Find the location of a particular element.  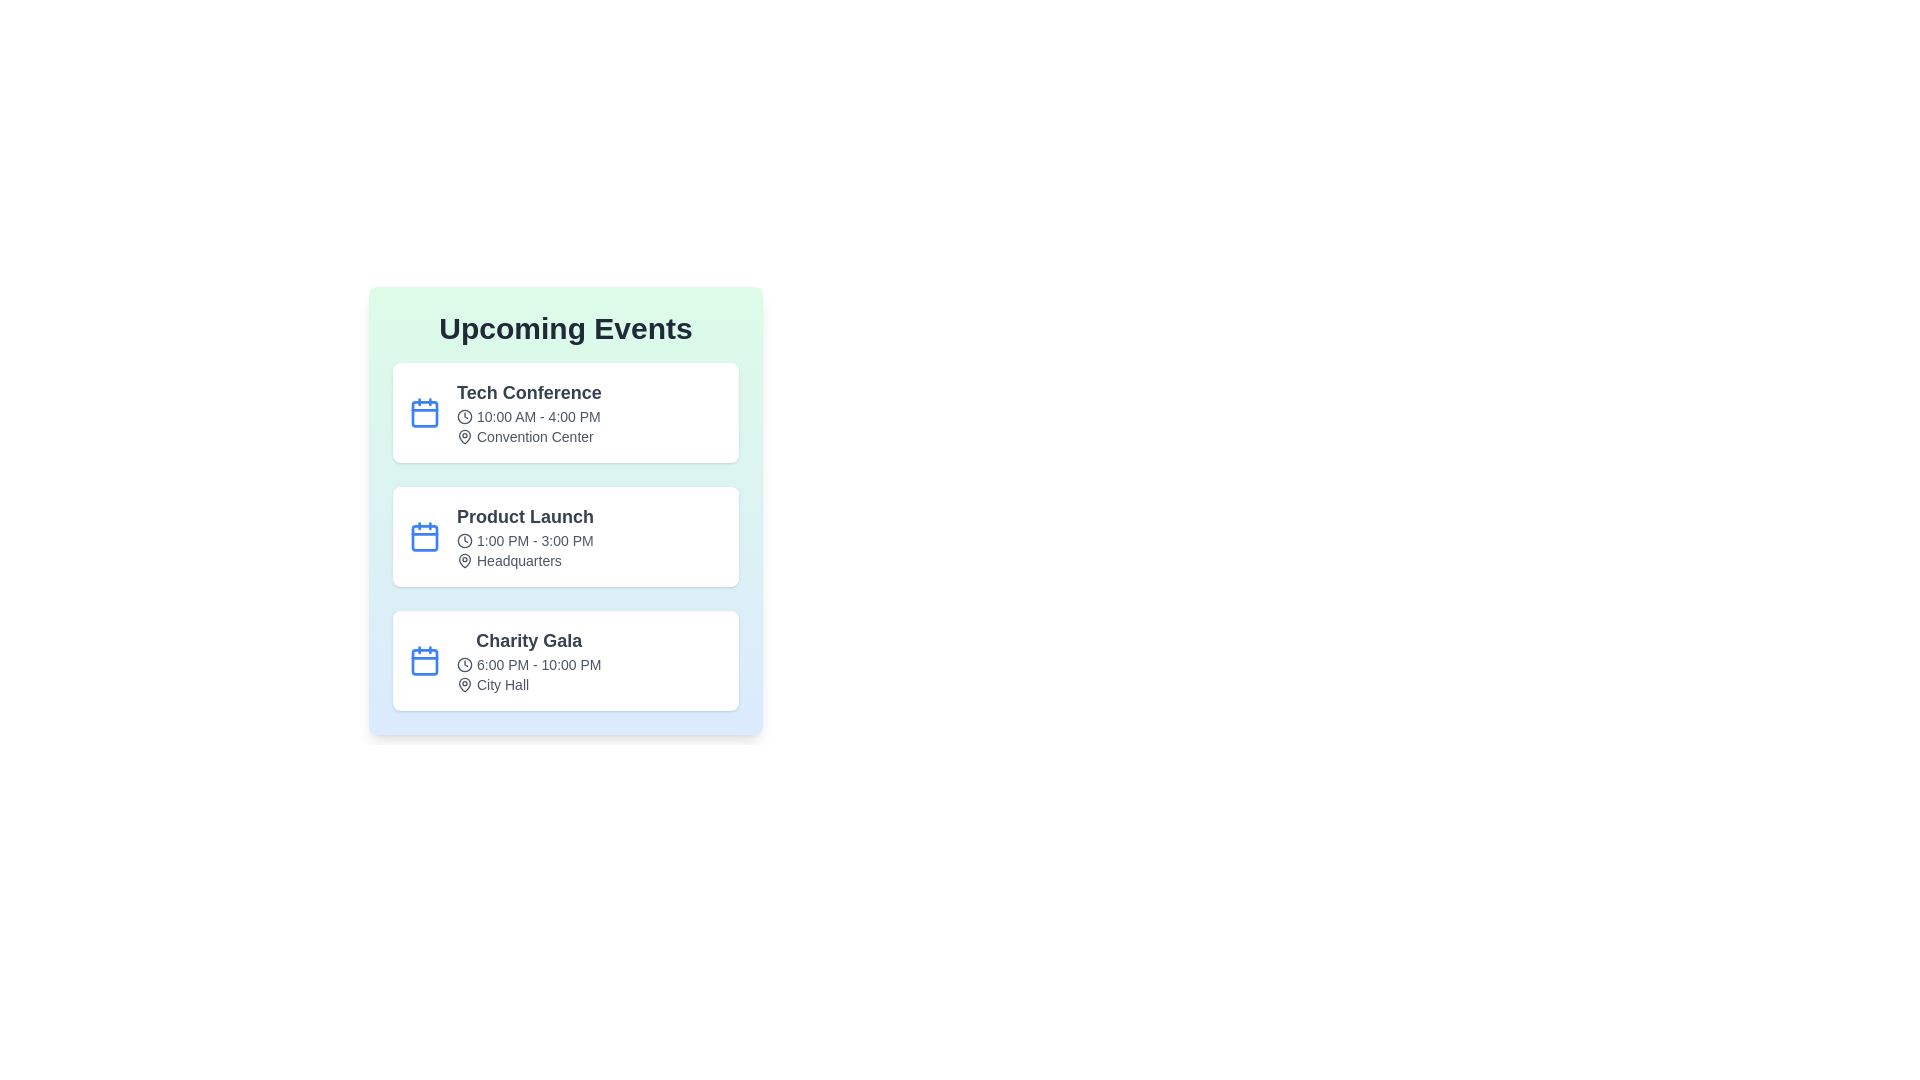

the event icon for Product Launch is located at coordinates (424, 535).